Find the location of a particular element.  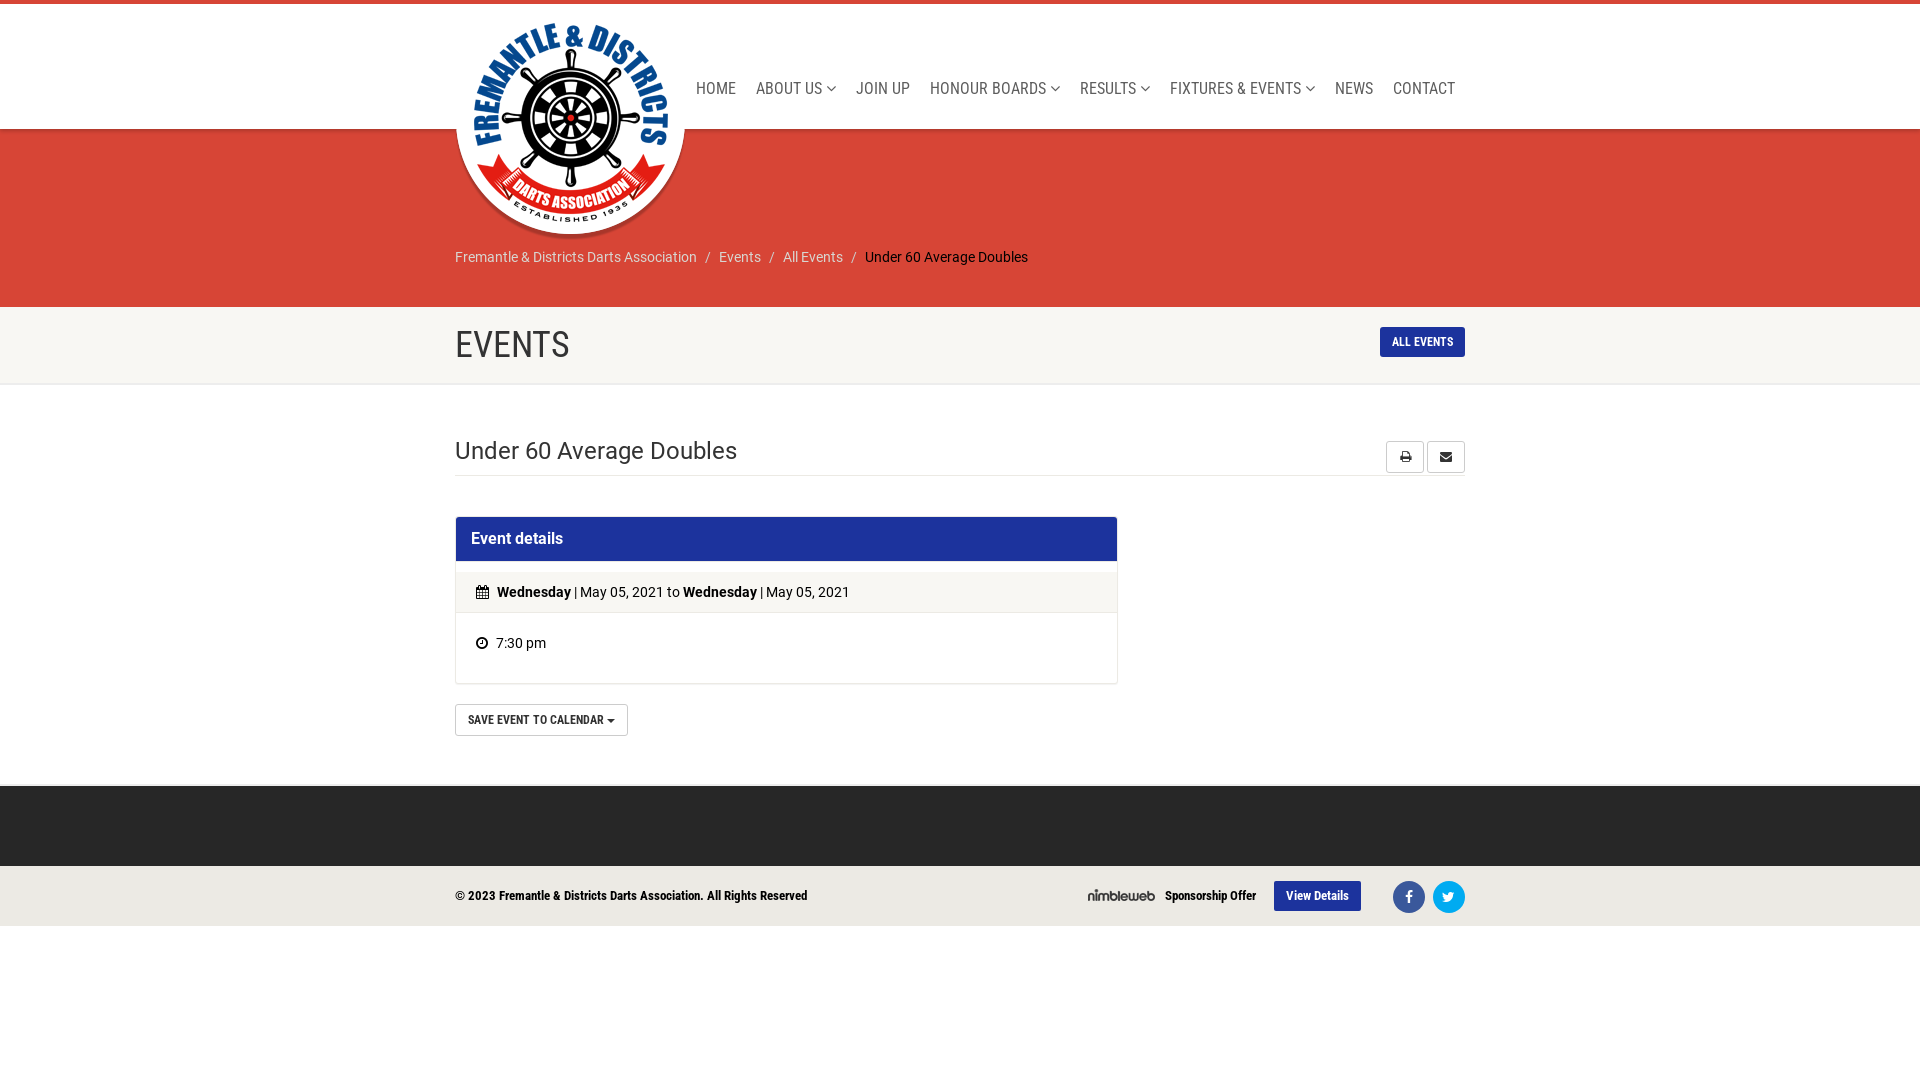

'ABOUT US' is located at coordinates (795, 87).